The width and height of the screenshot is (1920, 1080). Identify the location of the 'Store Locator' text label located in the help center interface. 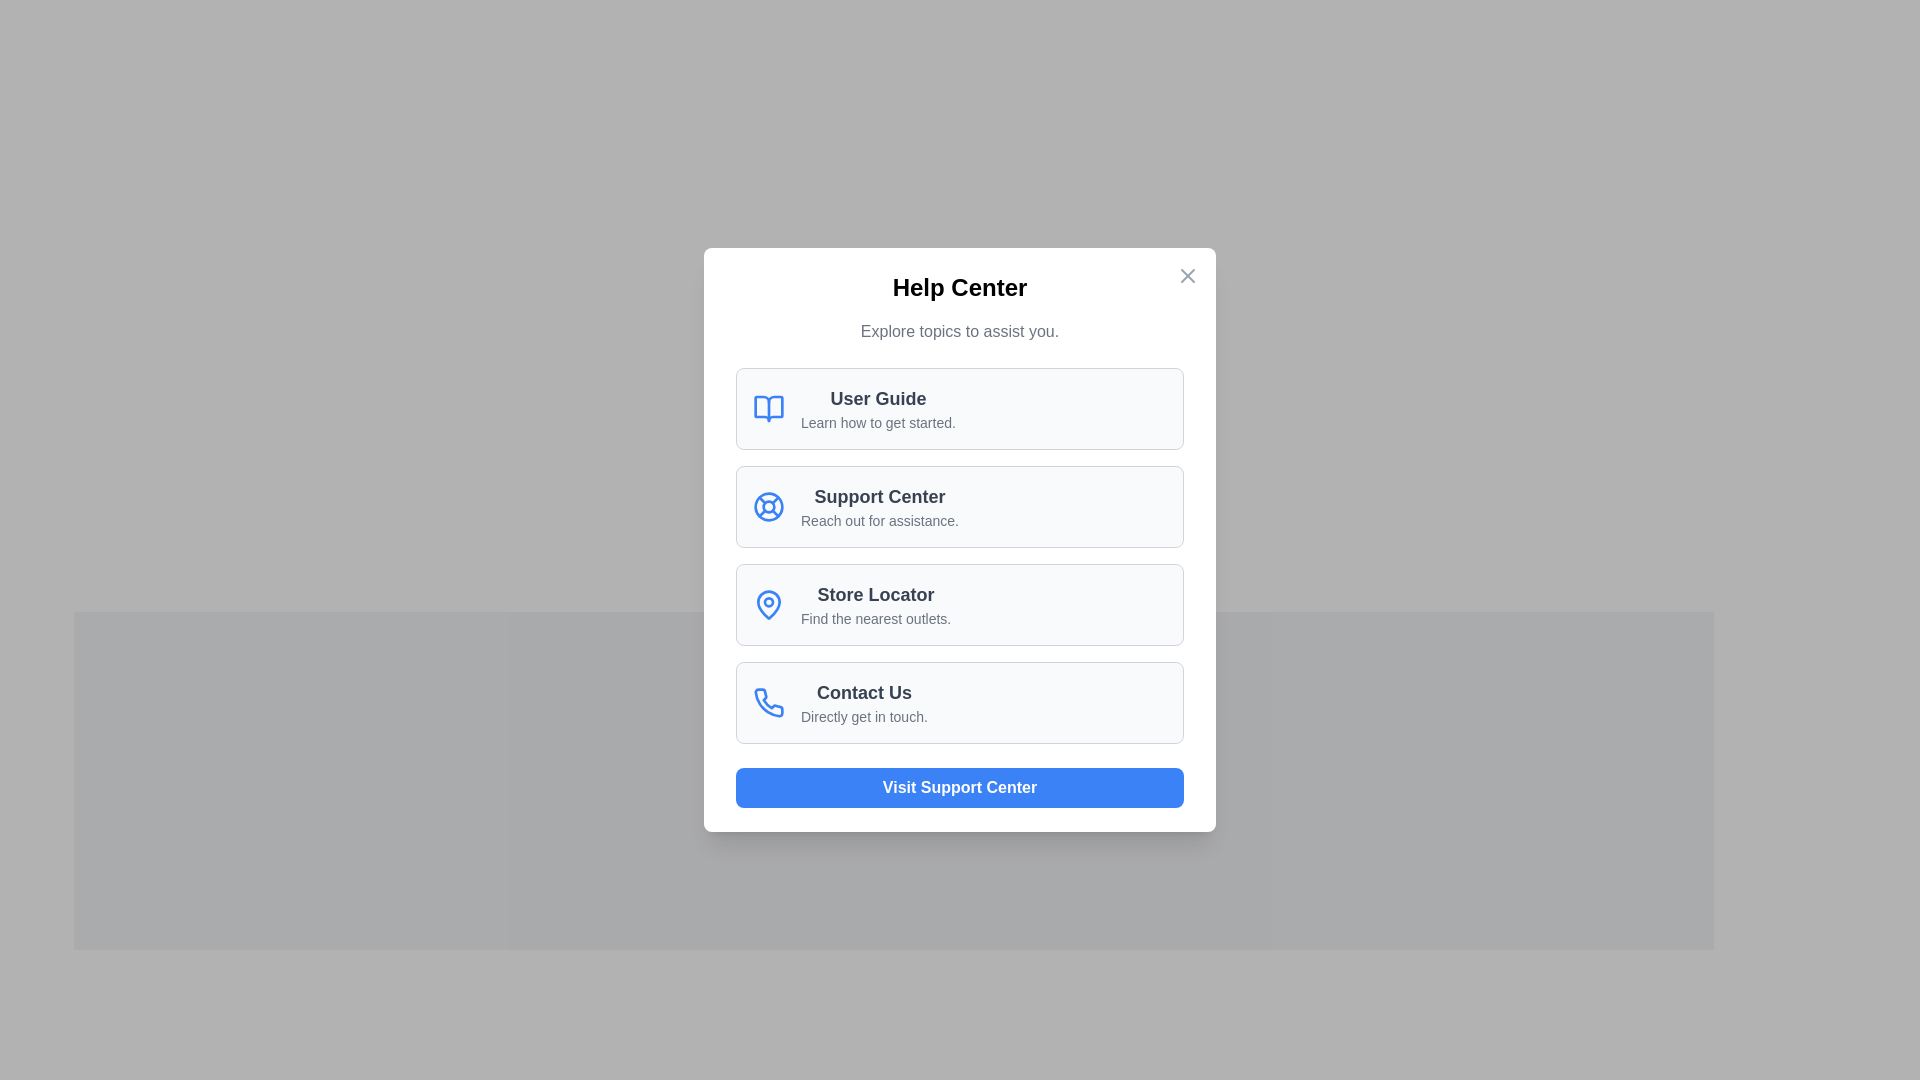
(876, 604).